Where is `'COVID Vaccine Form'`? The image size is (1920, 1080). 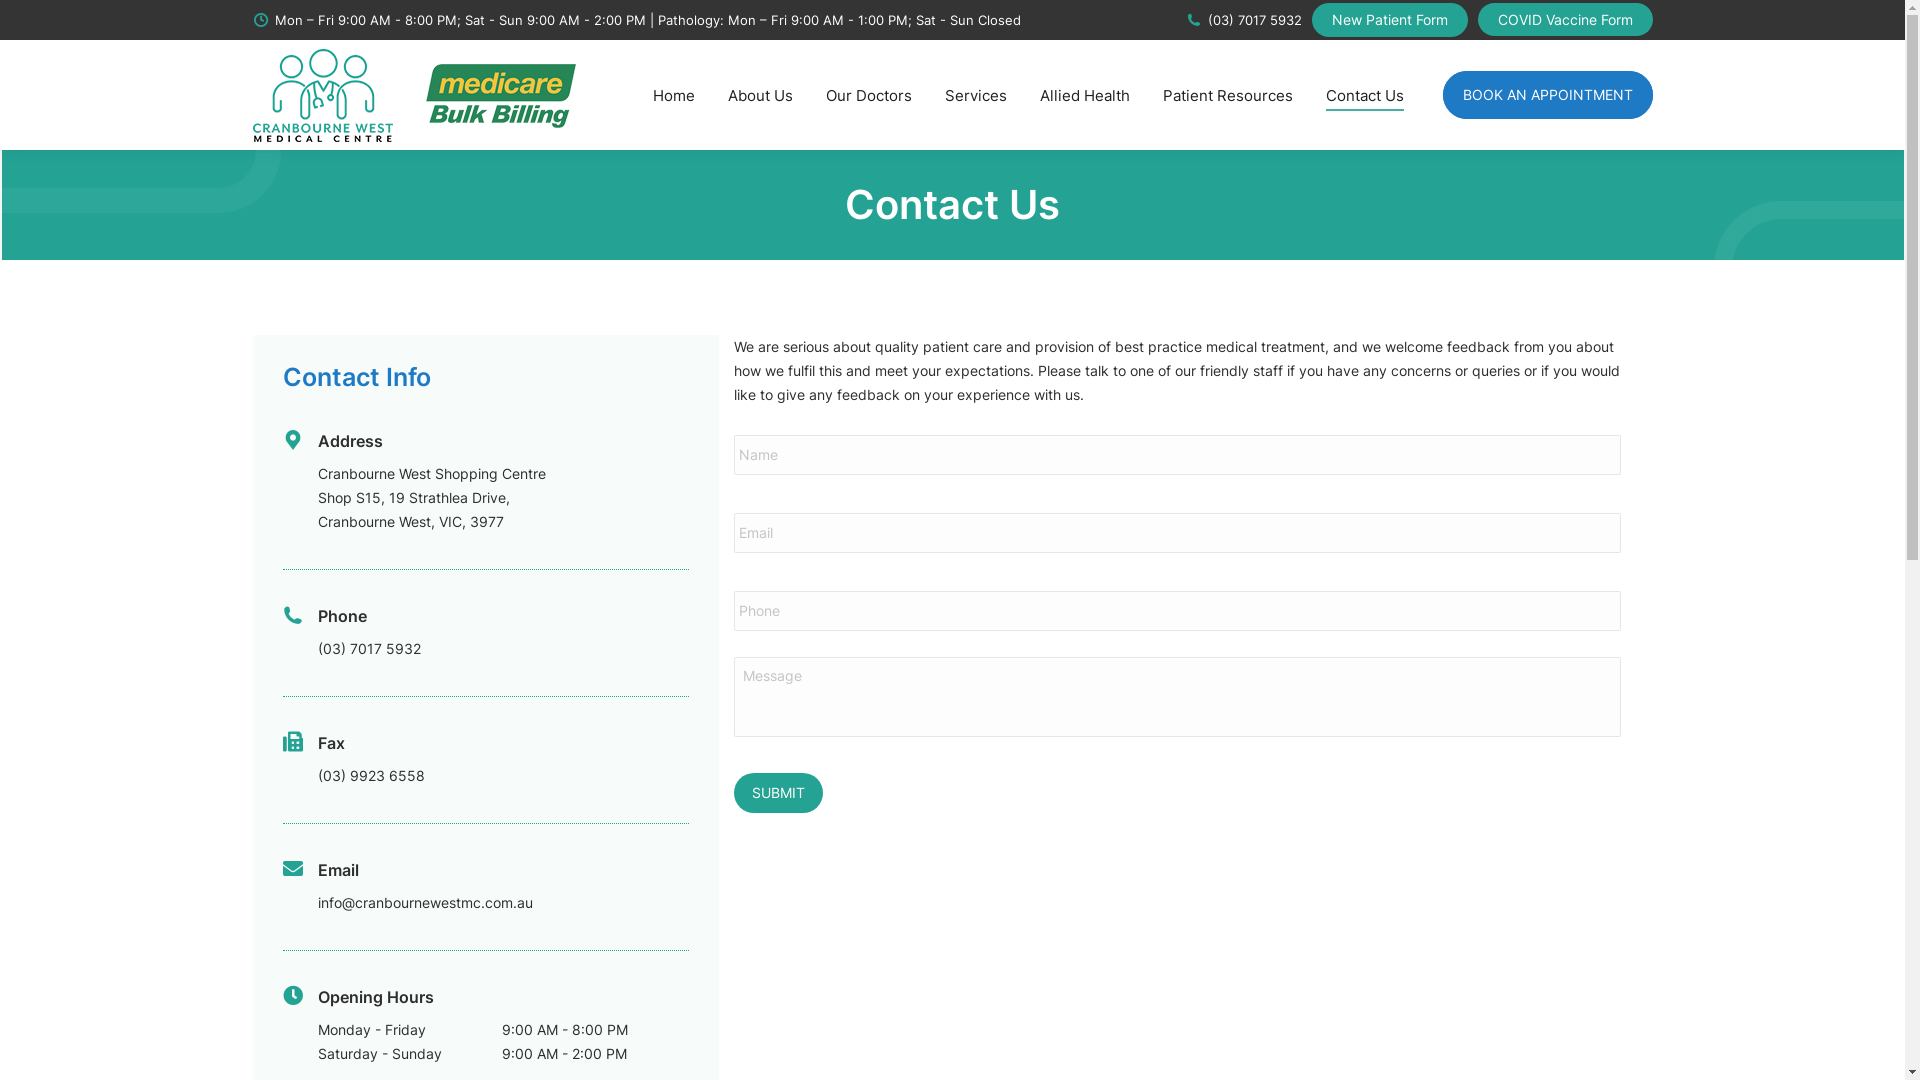 'COVID Vaccine Form' is located at coordinates (1564, 19).